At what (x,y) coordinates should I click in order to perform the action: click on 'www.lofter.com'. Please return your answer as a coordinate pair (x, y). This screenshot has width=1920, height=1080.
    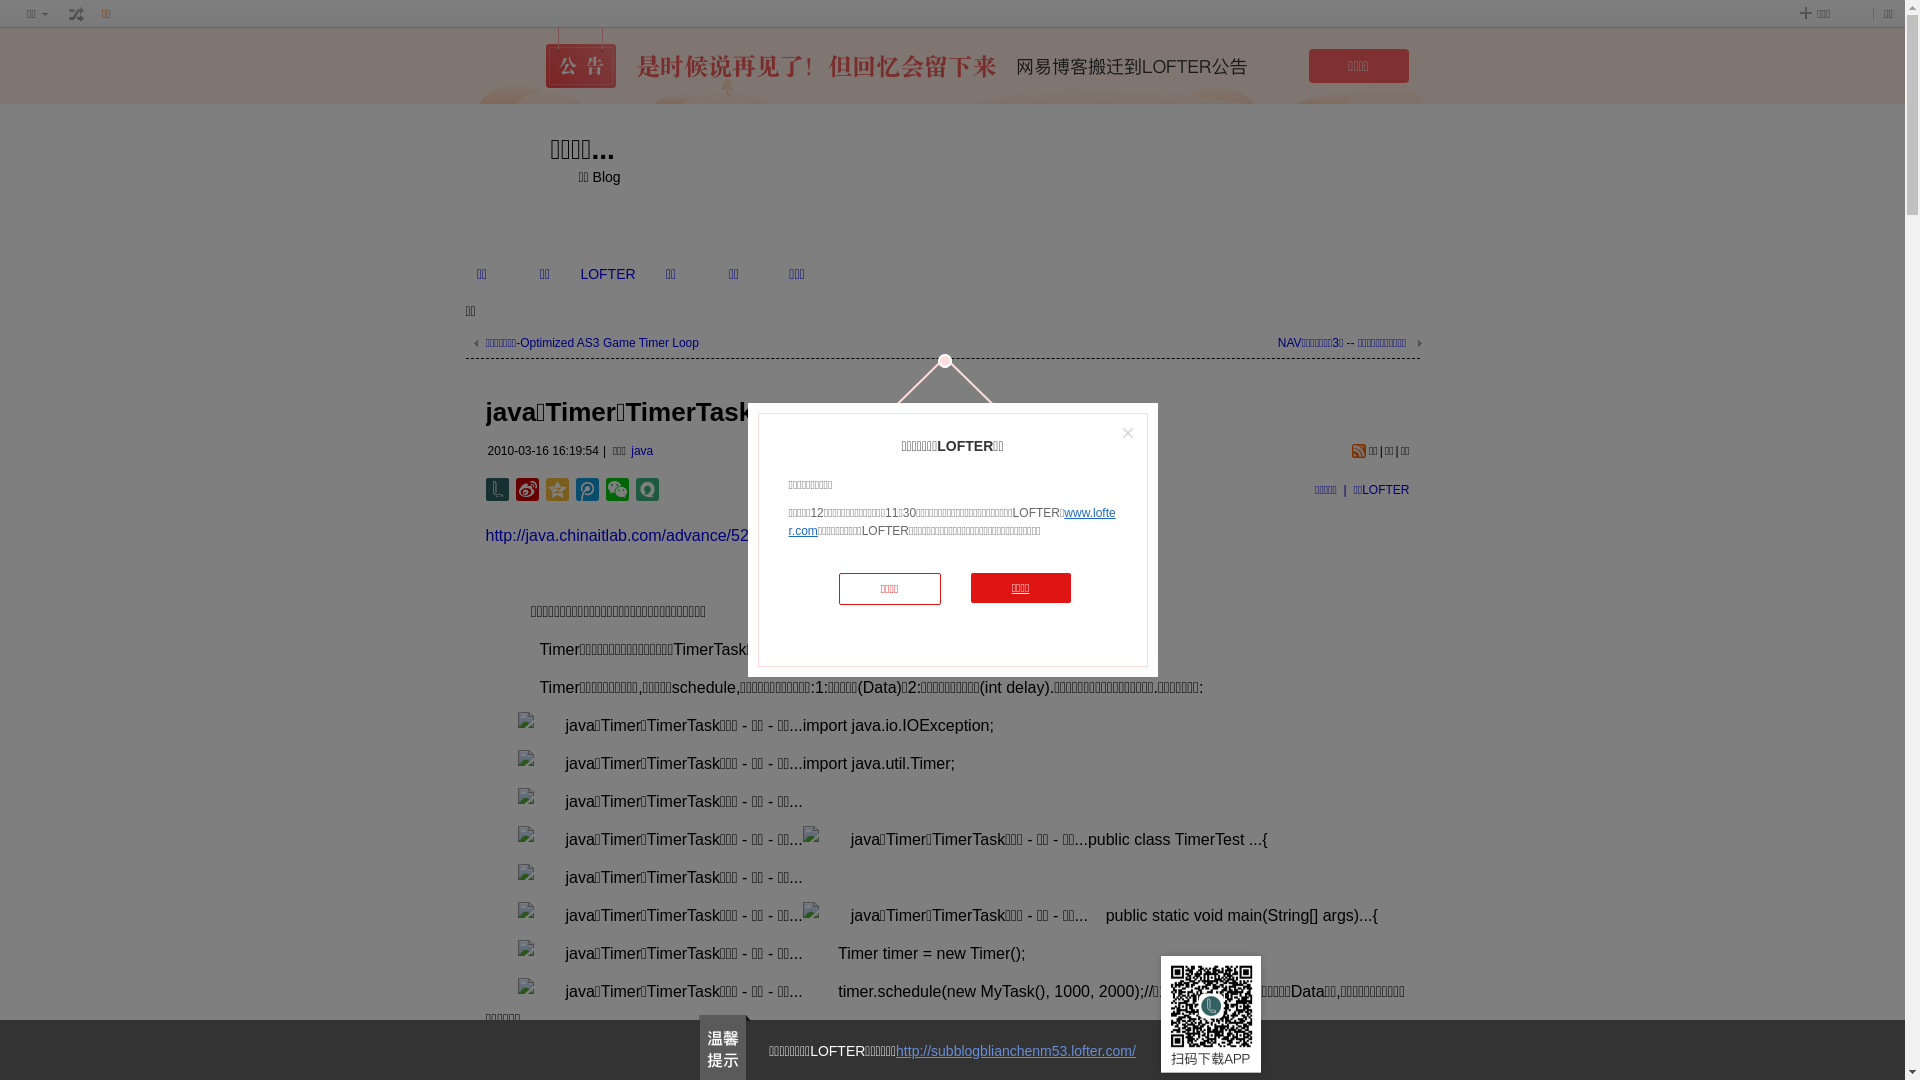
    Looking at the image, I should click on (950, 520).